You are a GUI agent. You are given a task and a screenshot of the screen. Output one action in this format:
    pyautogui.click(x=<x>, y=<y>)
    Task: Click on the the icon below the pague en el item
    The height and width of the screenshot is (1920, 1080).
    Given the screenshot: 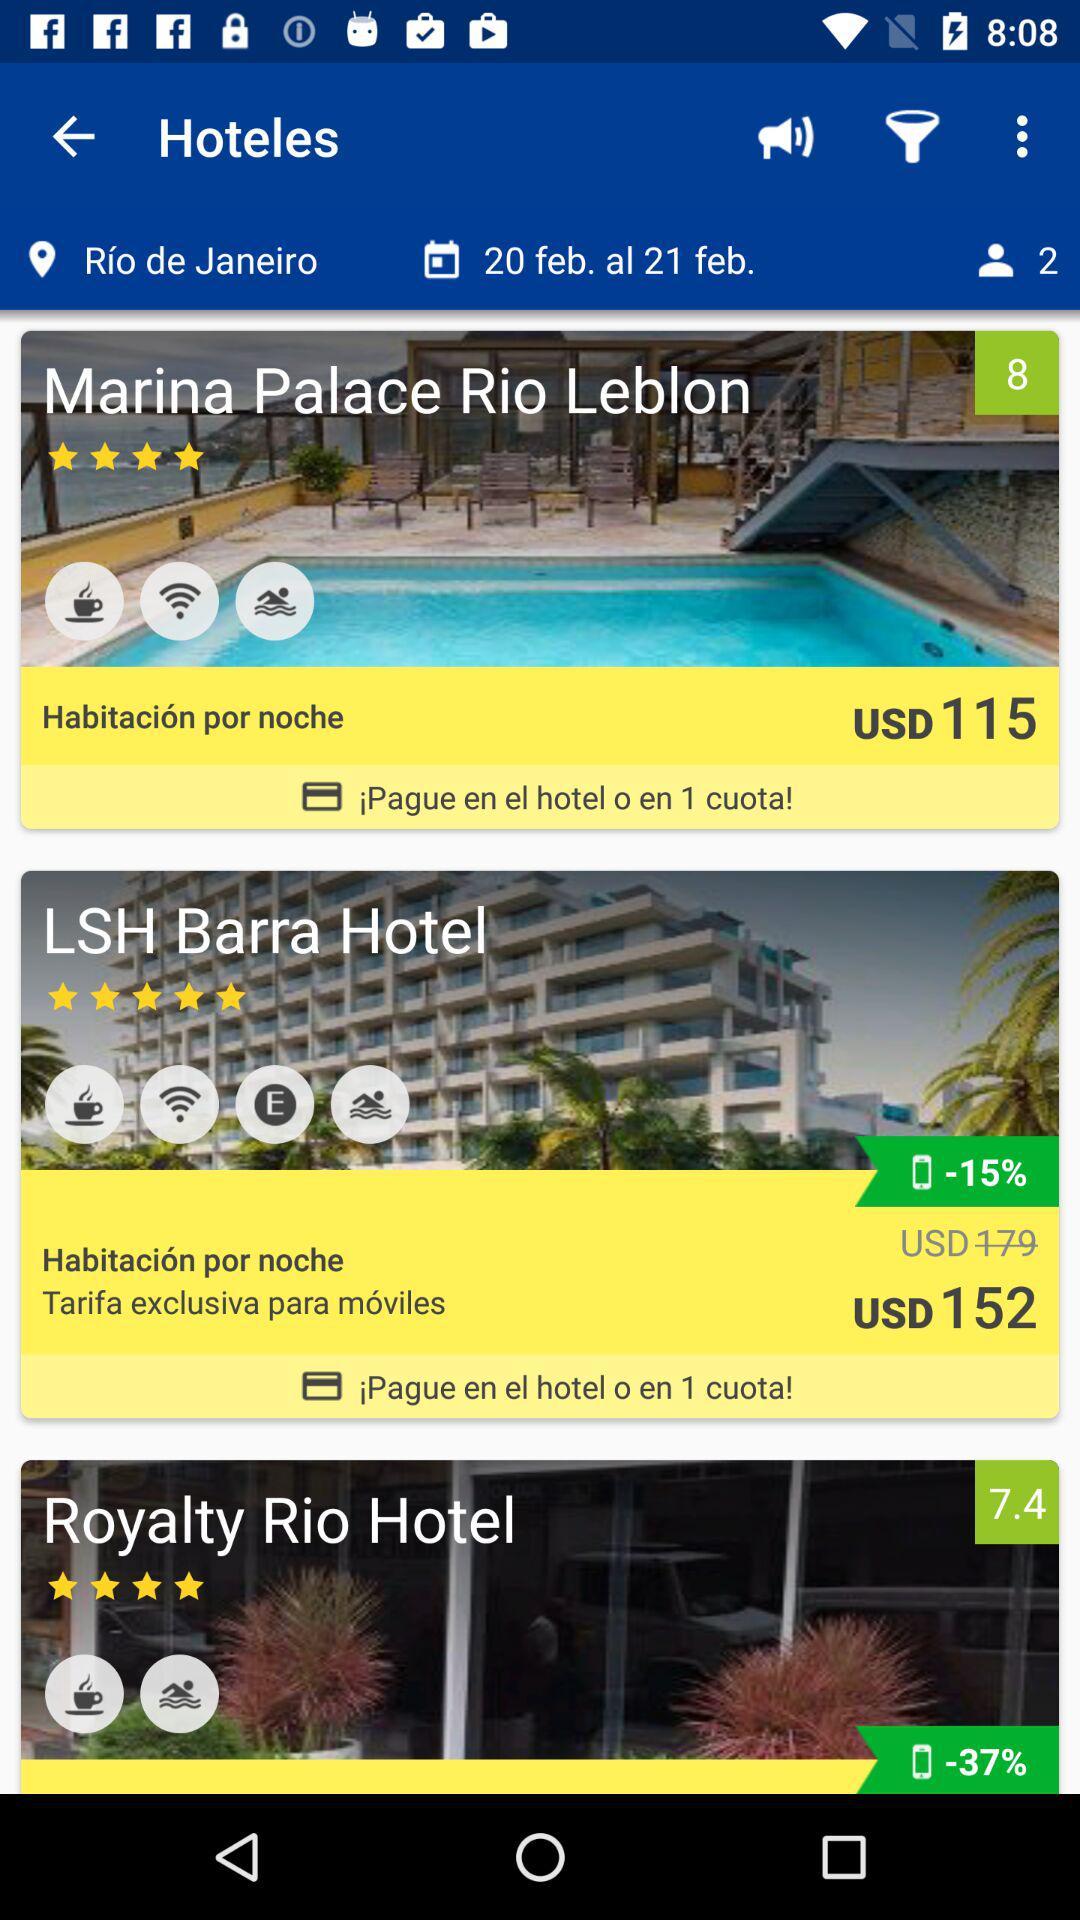 What is the action you would take?
    pyautogui.click(x=502, y=1517)
    